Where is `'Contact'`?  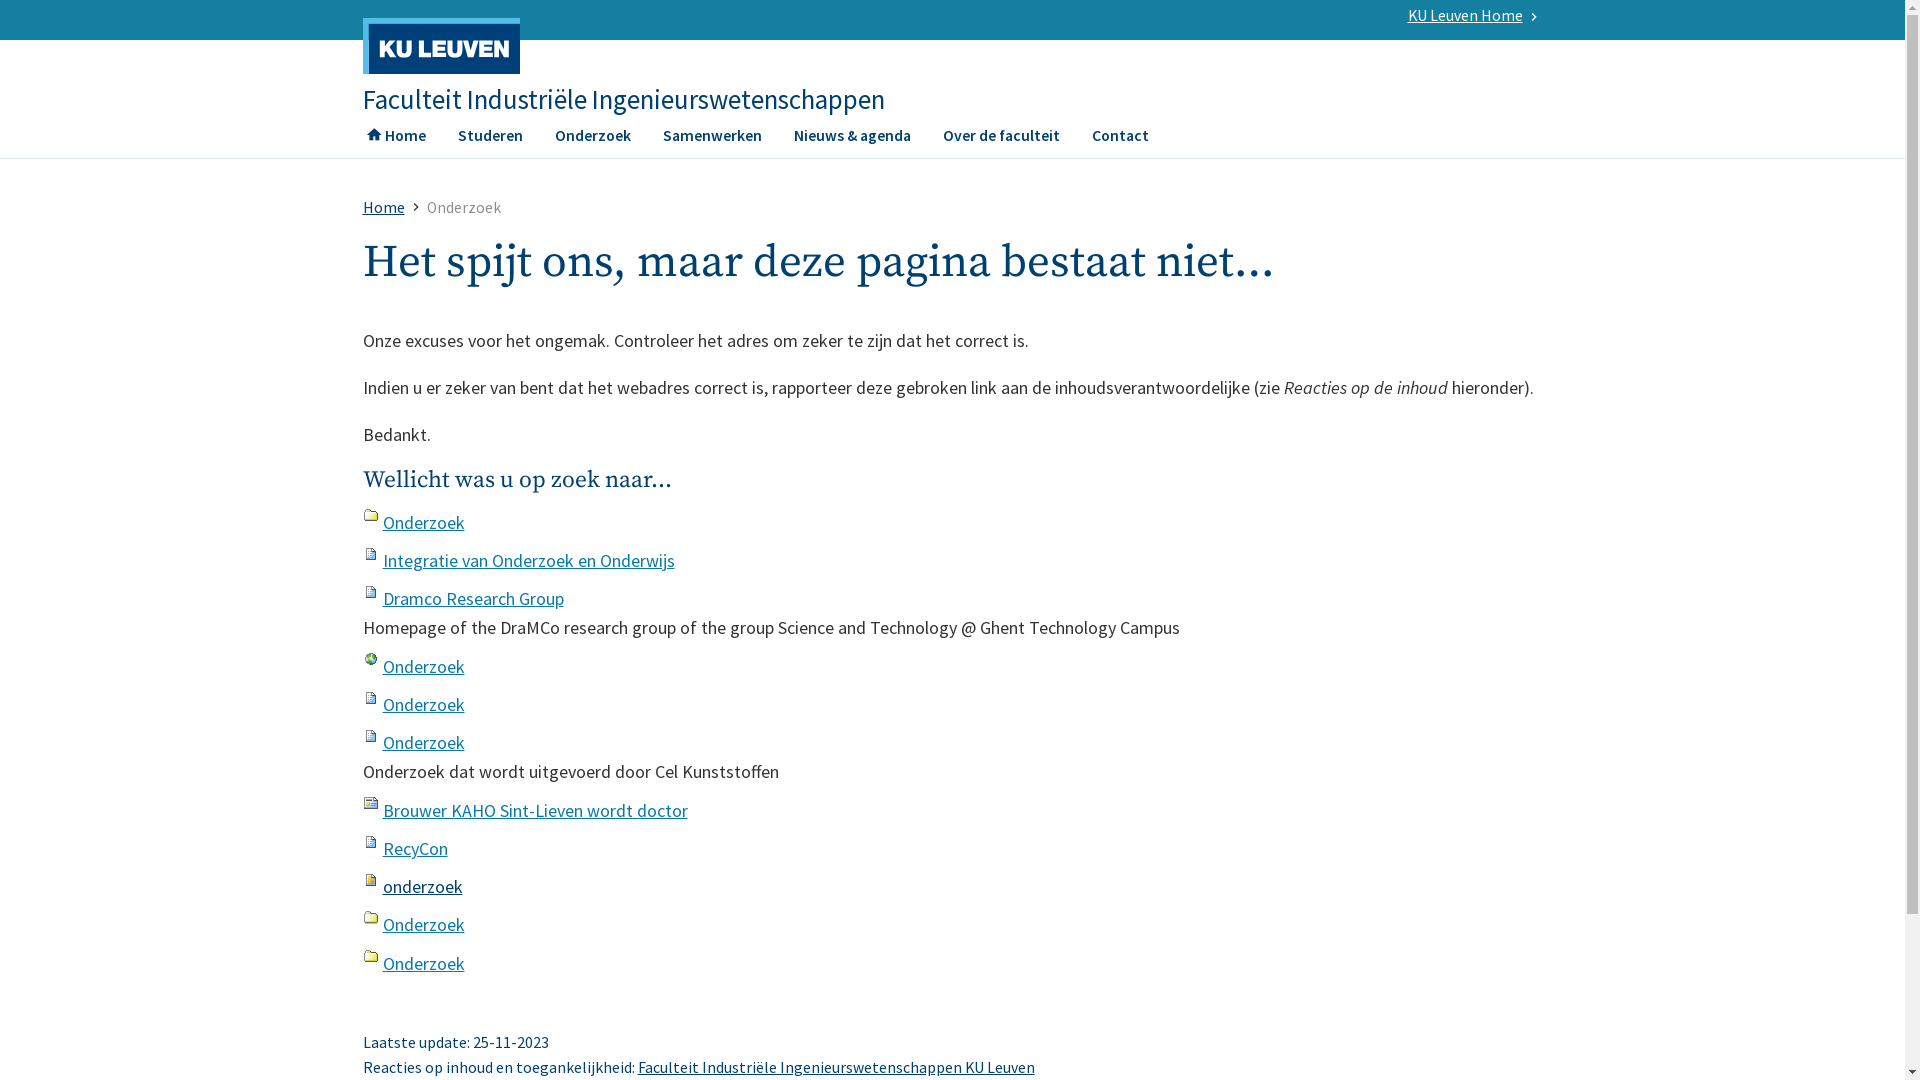
'Contact' is located at coordinates (1120, 140).